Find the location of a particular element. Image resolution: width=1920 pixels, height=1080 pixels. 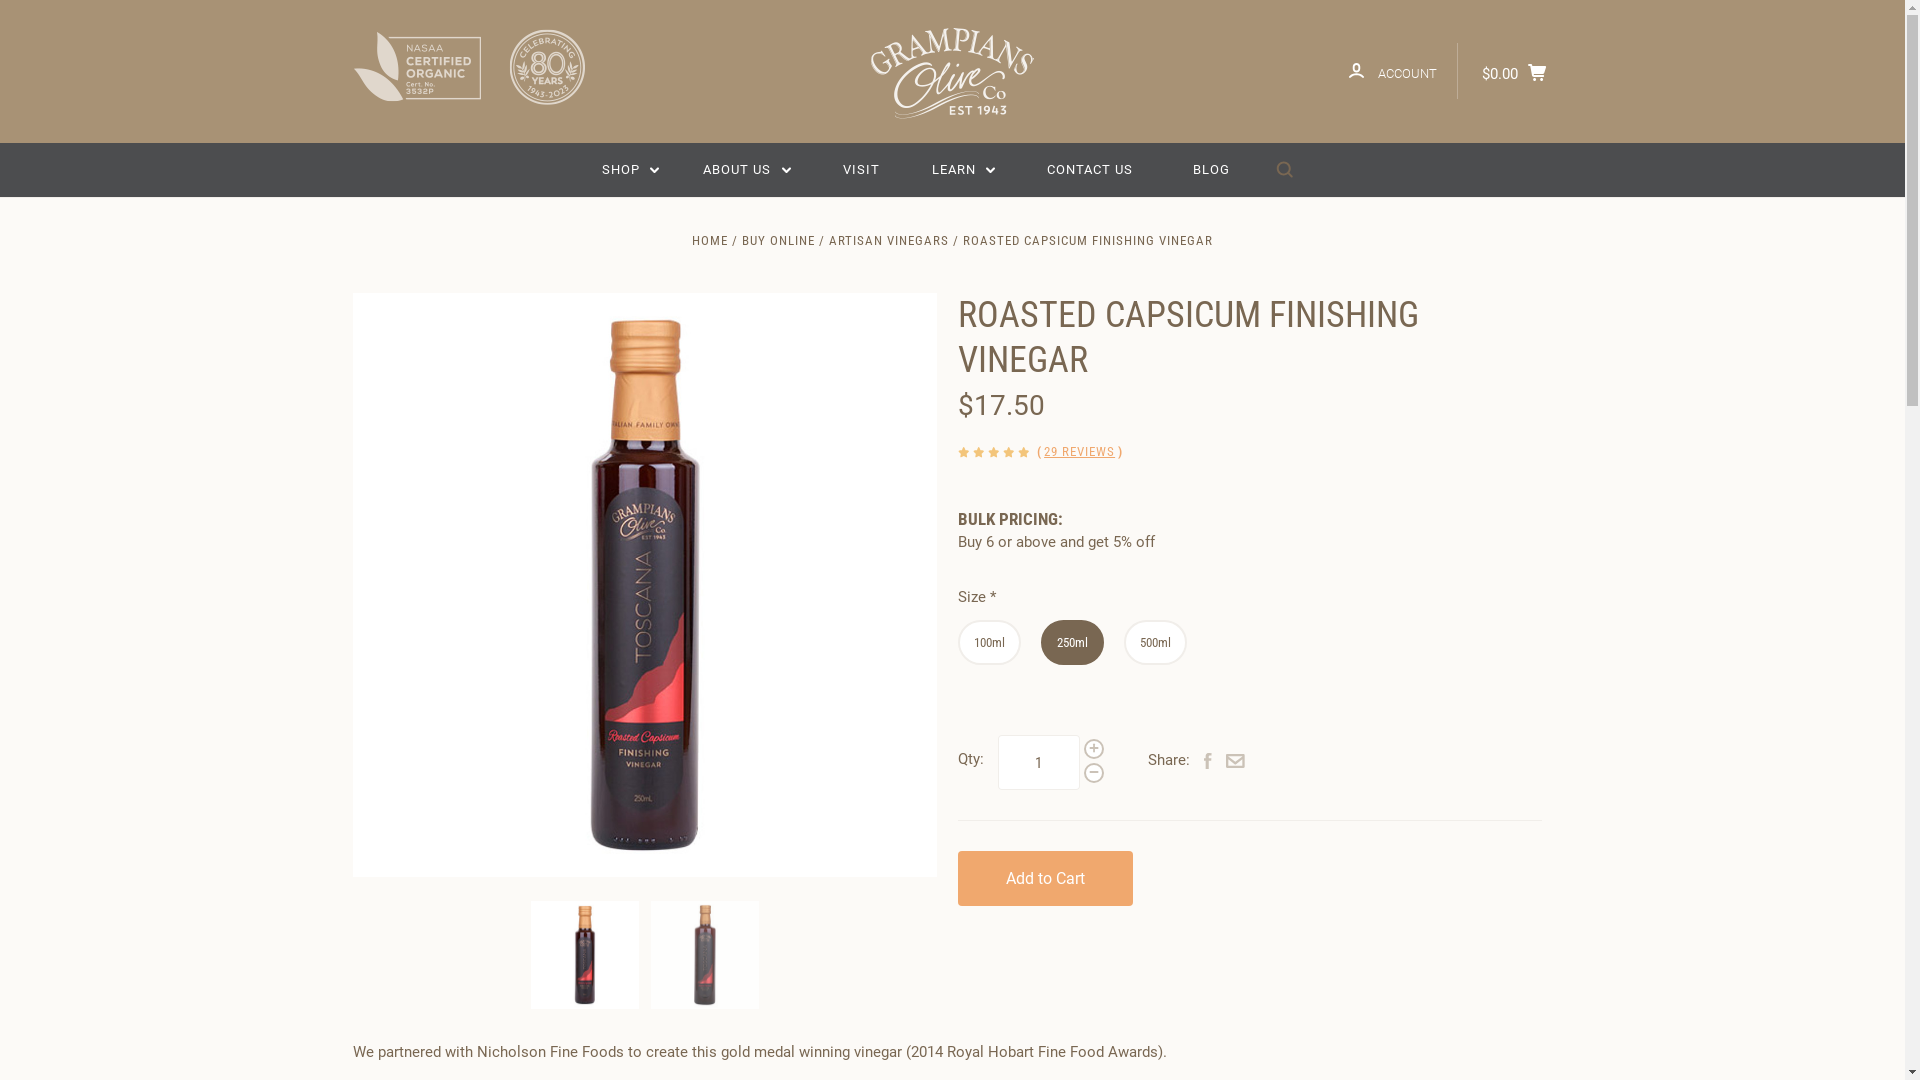

'search_icon' is located at coordinates (1284, 169).